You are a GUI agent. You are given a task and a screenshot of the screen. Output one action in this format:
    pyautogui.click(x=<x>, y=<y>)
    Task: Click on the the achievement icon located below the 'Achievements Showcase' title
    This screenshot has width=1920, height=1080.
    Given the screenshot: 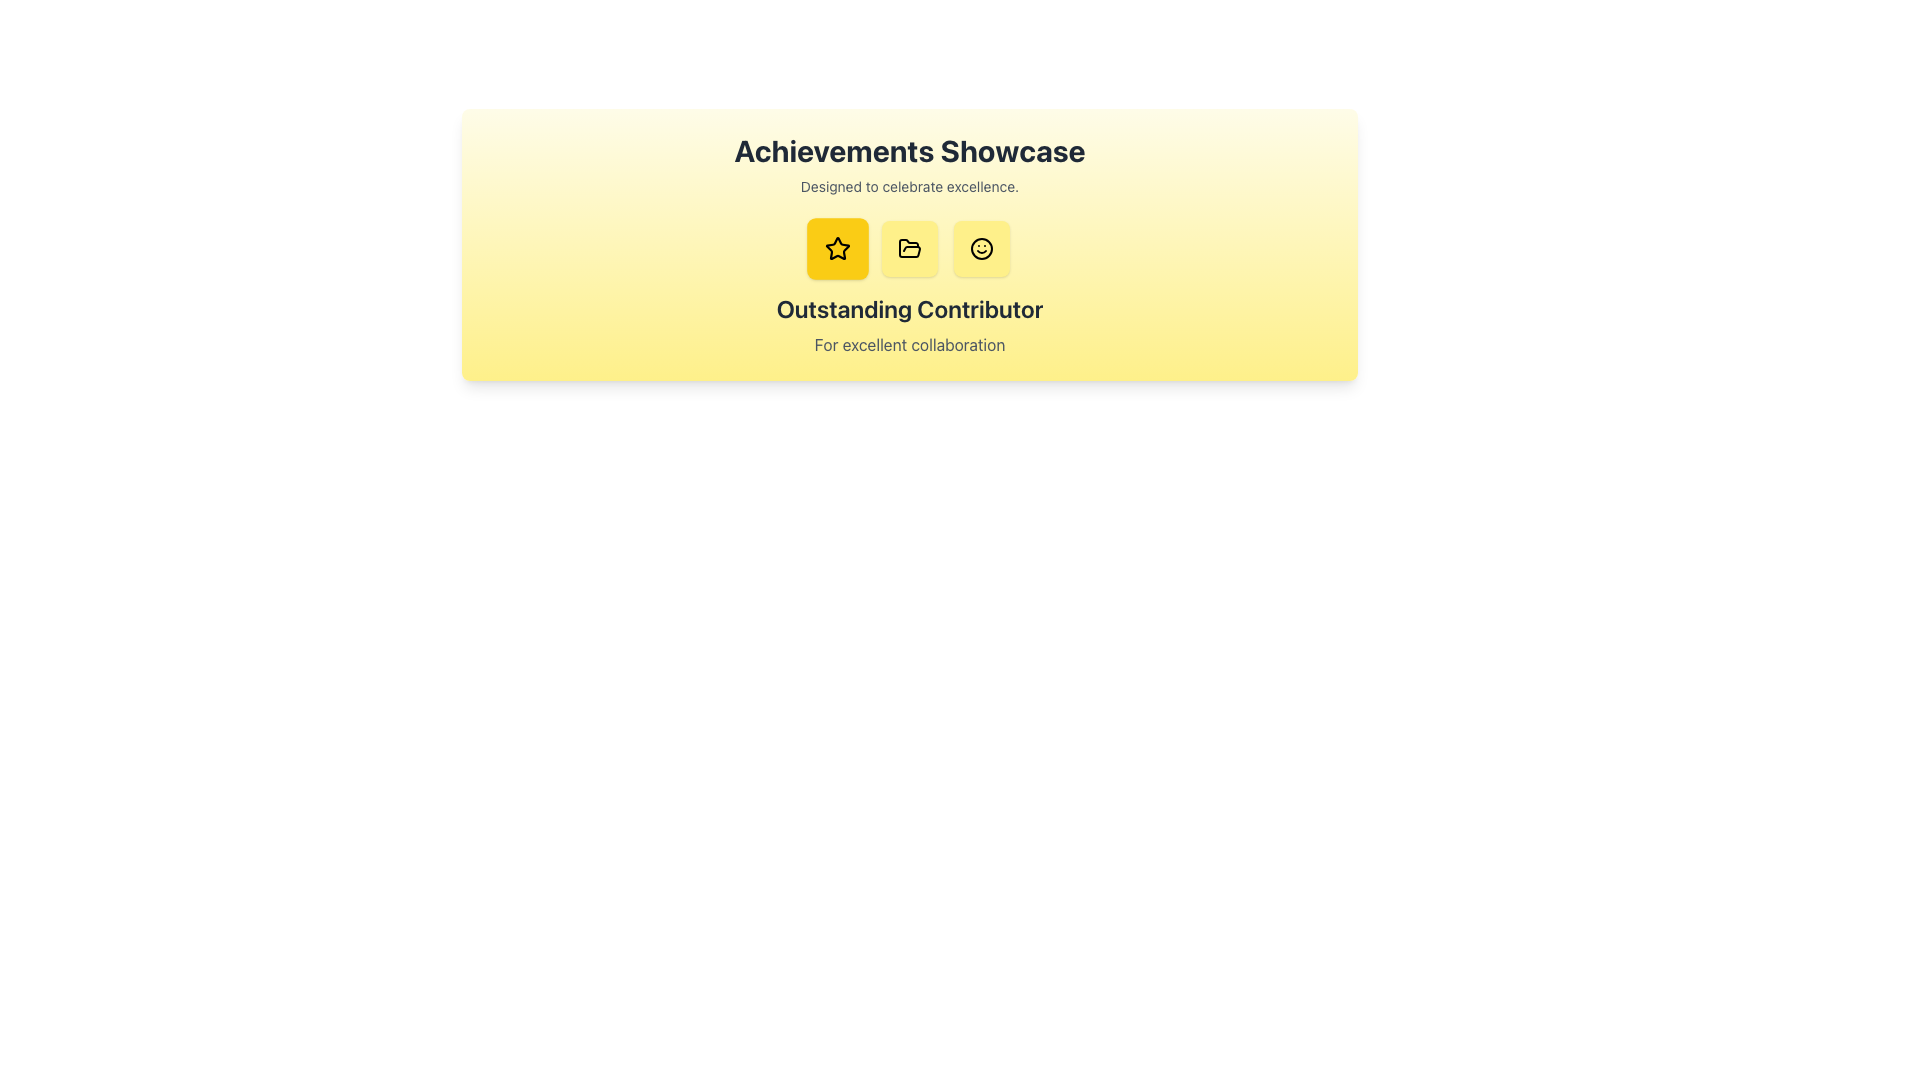 What is the action you would take?
    pyautogui.click(x=838, y=248)
    